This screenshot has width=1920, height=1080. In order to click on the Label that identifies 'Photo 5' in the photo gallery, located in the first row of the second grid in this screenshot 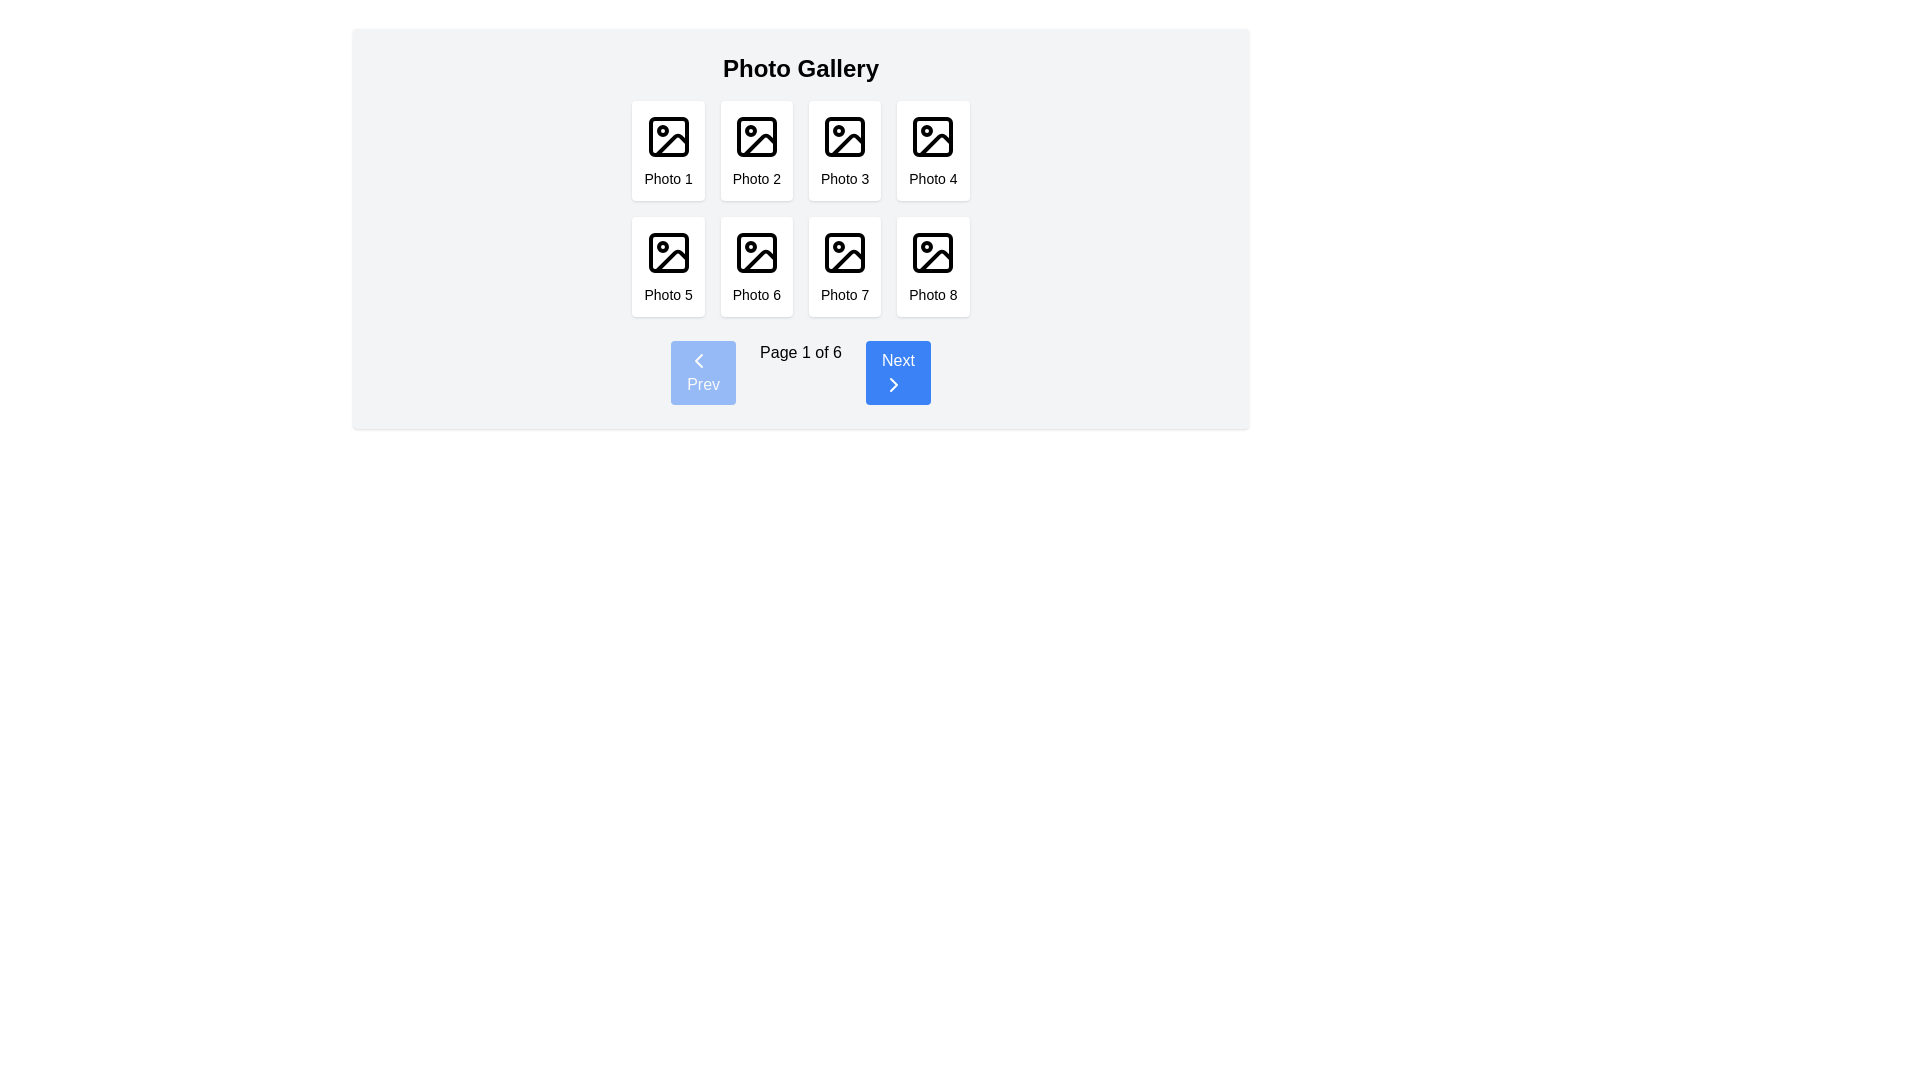, I will do `click(668, 294)`.